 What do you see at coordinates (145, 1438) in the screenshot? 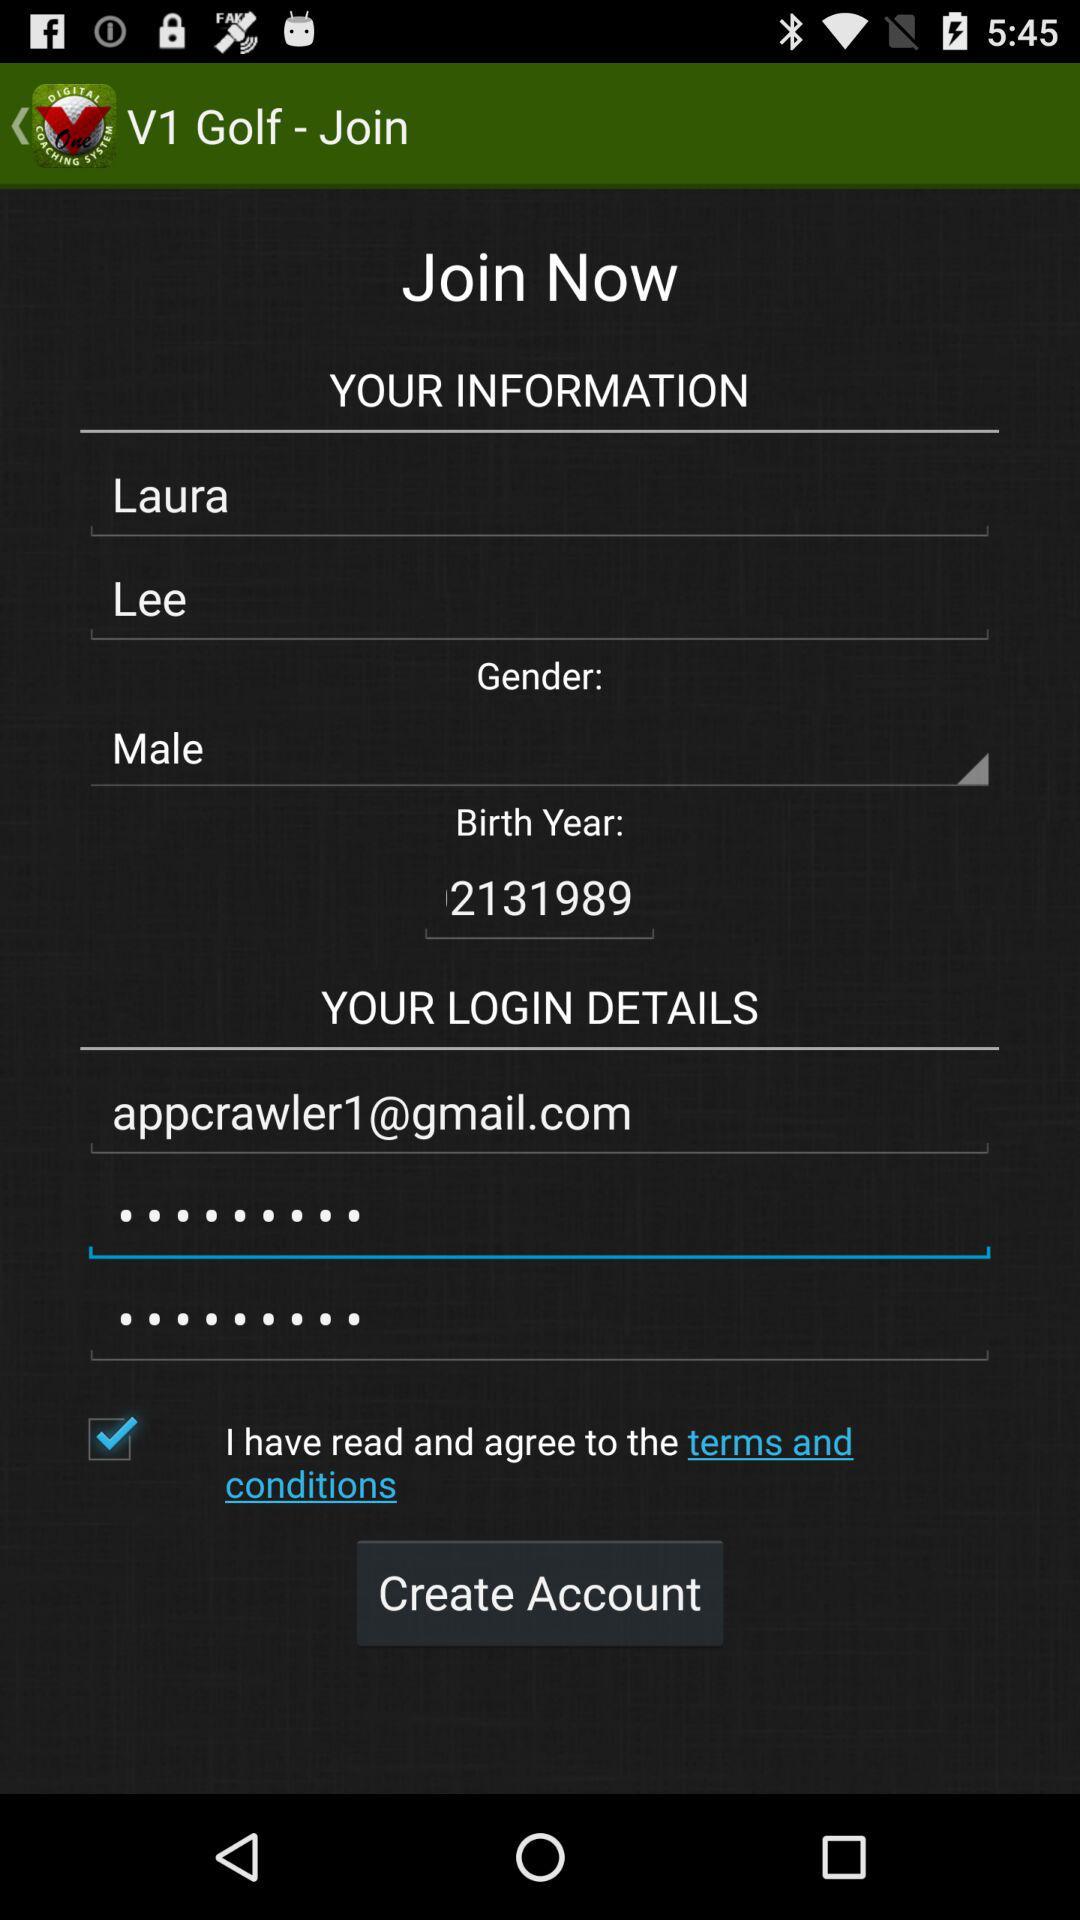
I see `check agreement to the terms and conditions` at bounding box center [145, 1438].